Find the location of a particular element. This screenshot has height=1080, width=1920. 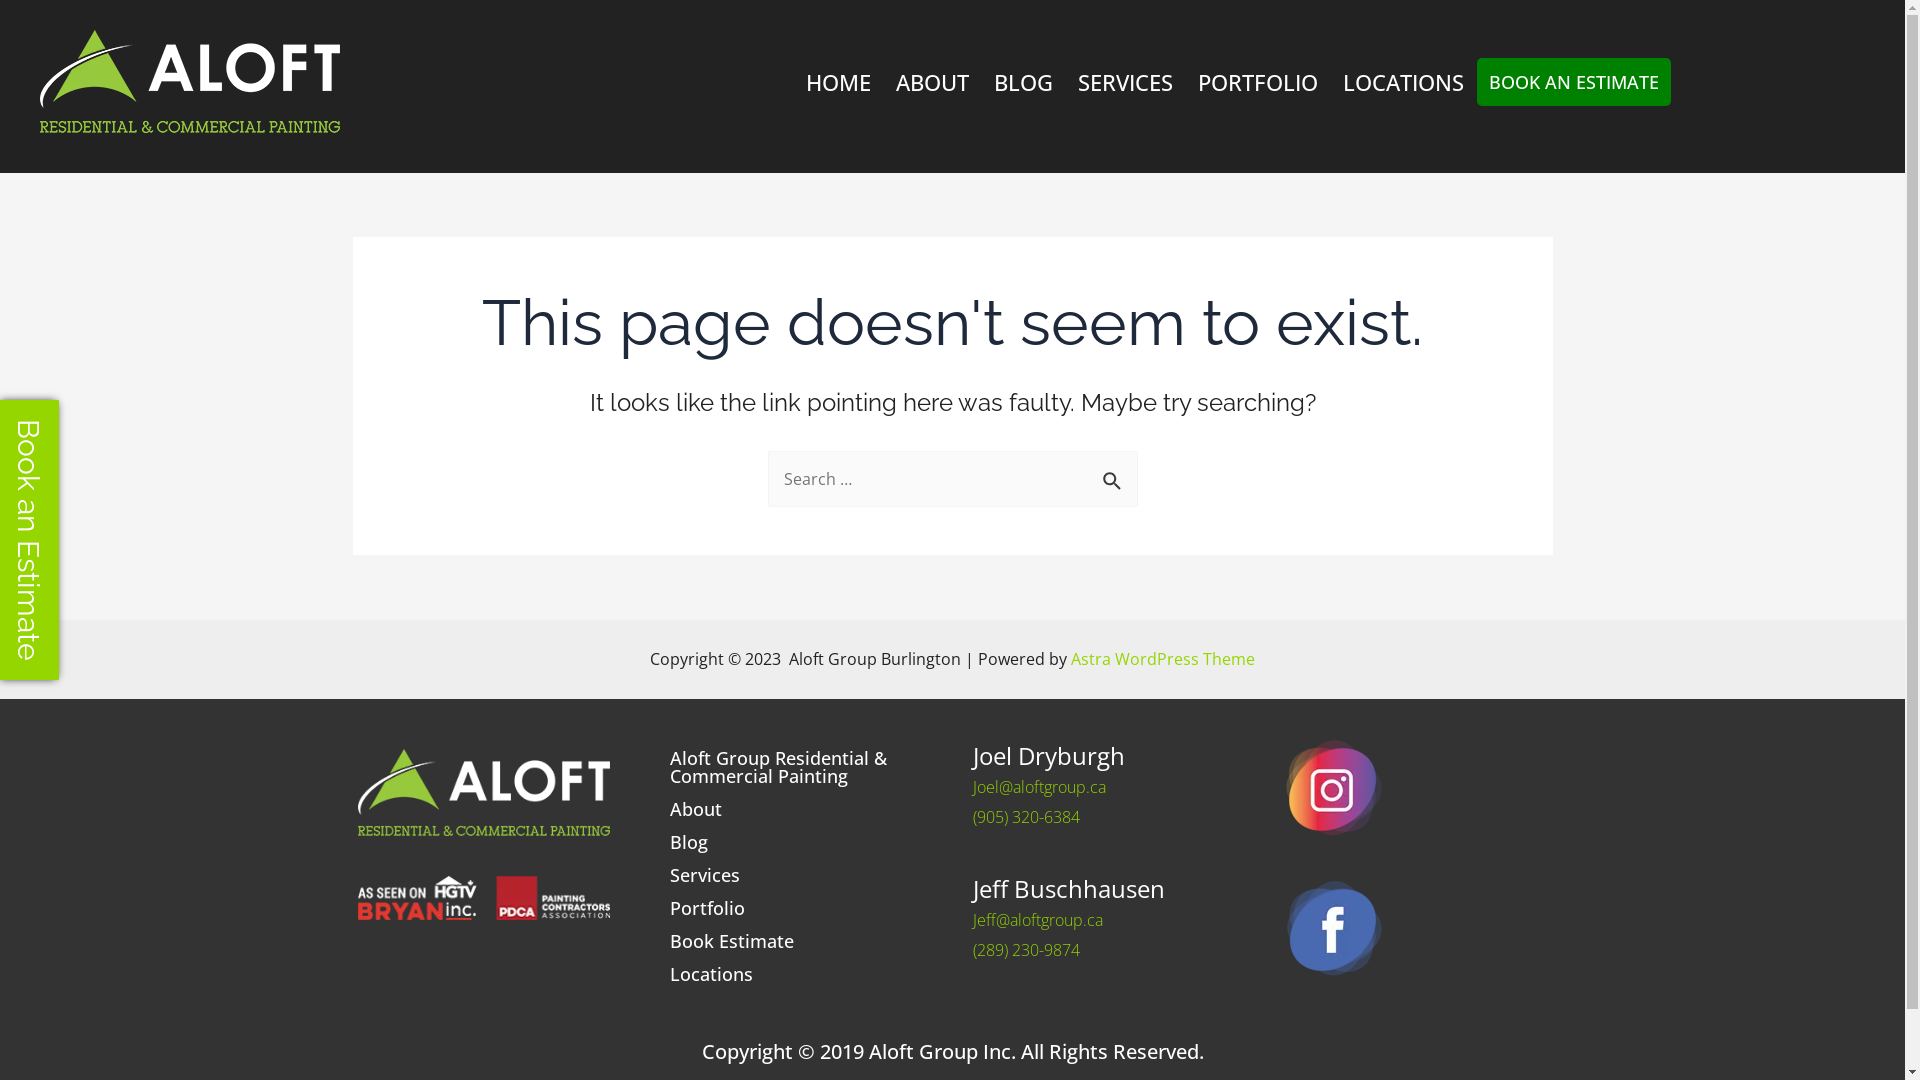

'Astra WordPress Theme' is located at coordinates (1162, 659).